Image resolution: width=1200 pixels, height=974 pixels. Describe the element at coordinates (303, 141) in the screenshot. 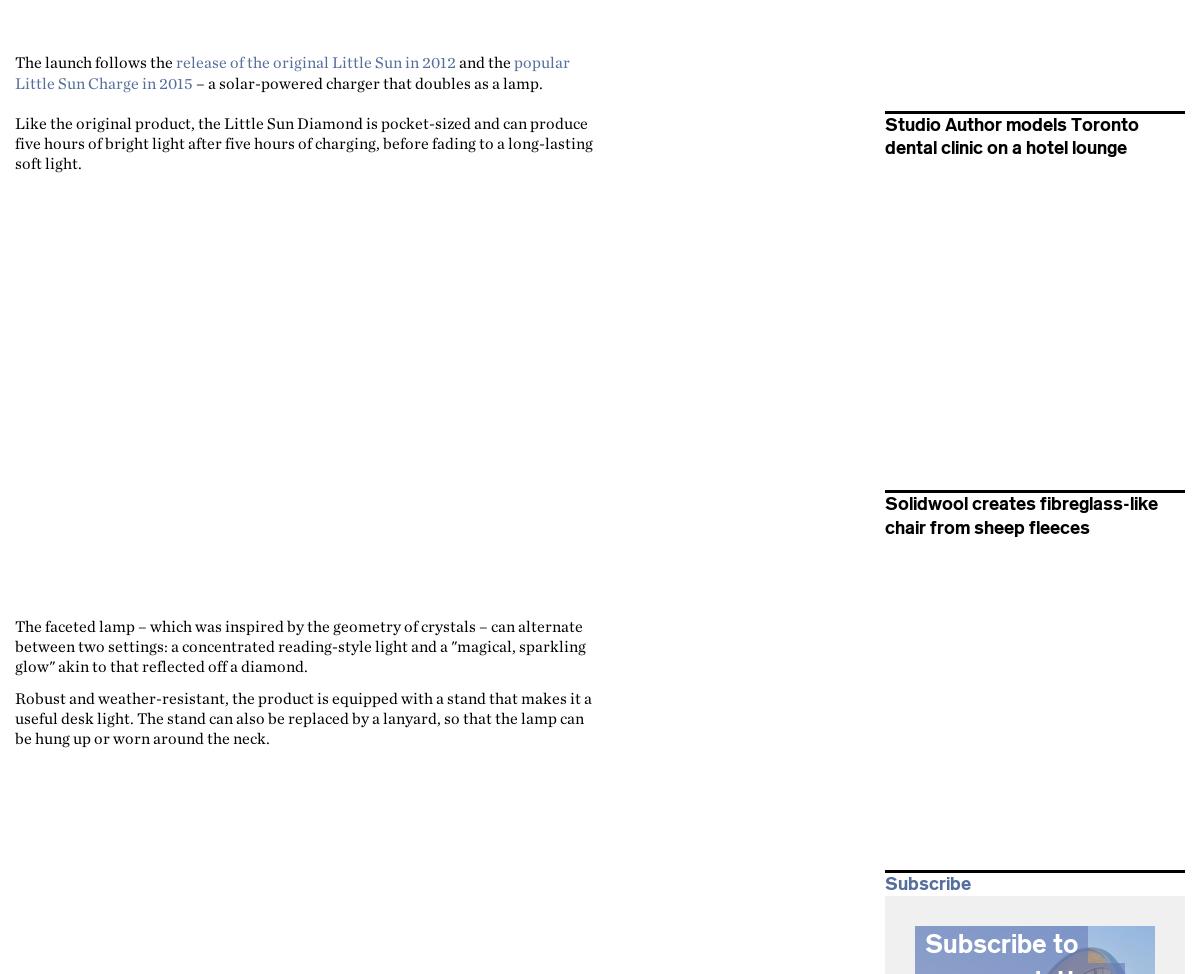

I see `'Like the original product, the Little Sun Diamond is pocket-sized and can produce five hours of bright light after five hours of charging, before fading to a long-lasting soft light.'` at that location.